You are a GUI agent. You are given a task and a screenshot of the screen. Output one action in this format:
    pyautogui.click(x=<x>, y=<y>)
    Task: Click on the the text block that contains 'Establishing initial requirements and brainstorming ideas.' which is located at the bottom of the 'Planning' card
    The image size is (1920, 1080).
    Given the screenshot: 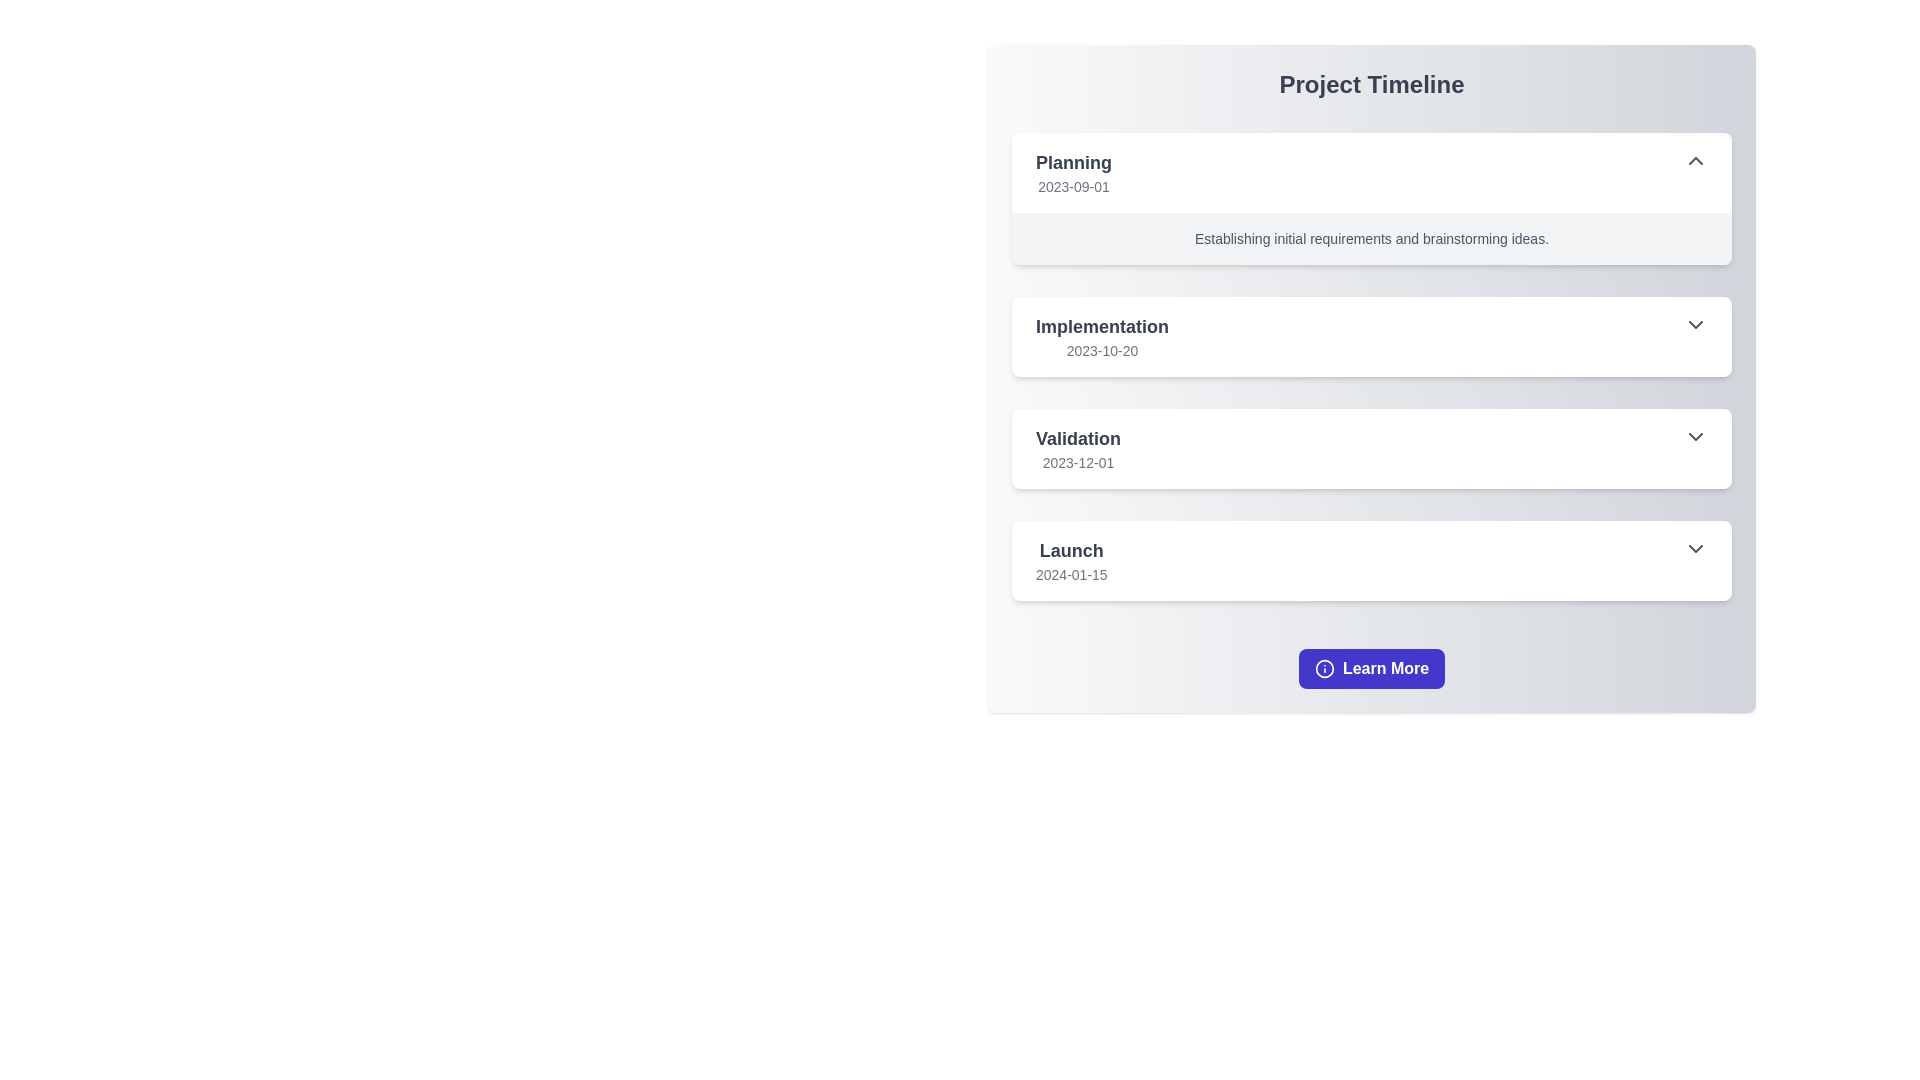 What is the action you would take?
    pyautogui.click(x=1371, y=238)
    